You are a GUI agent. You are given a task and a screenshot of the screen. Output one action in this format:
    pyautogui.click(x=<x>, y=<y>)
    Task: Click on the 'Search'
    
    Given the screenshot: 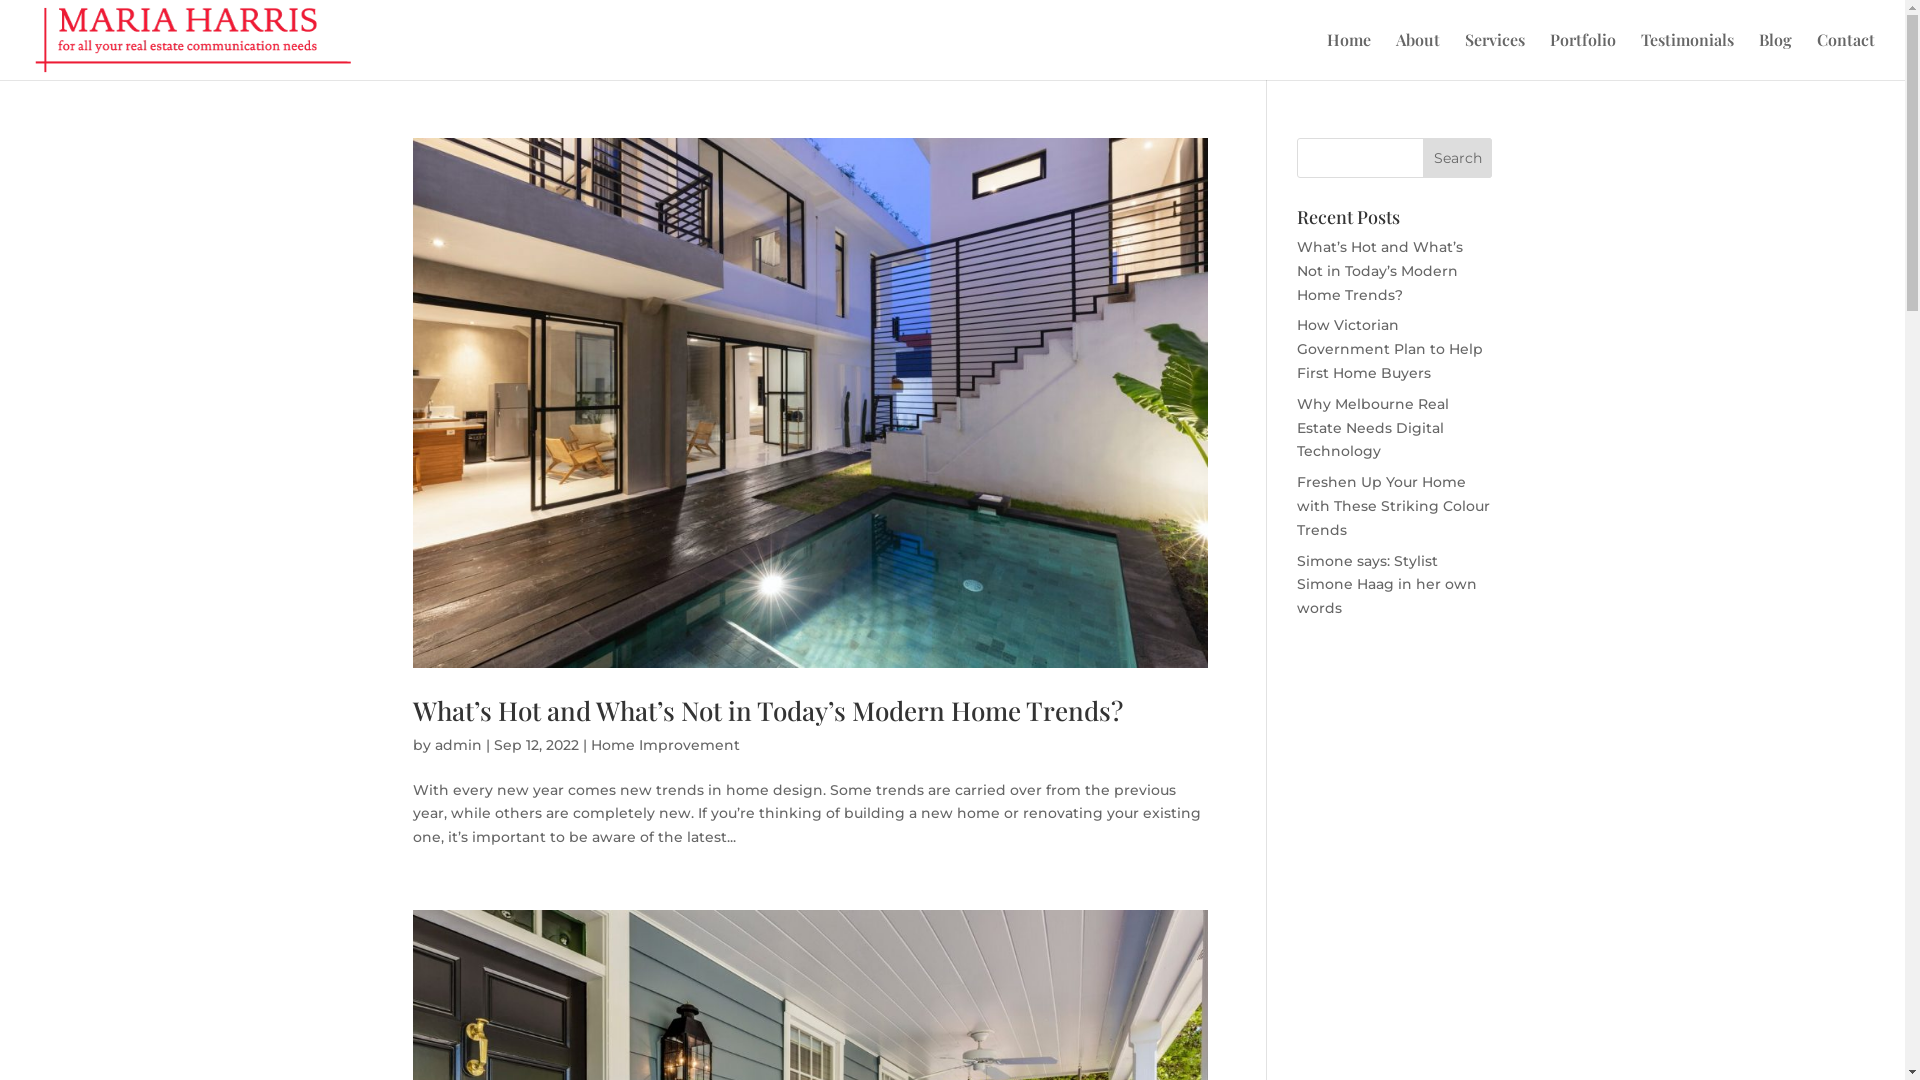 What is the action you would take?
    pyautogui.click(x=1458, y=157)
    